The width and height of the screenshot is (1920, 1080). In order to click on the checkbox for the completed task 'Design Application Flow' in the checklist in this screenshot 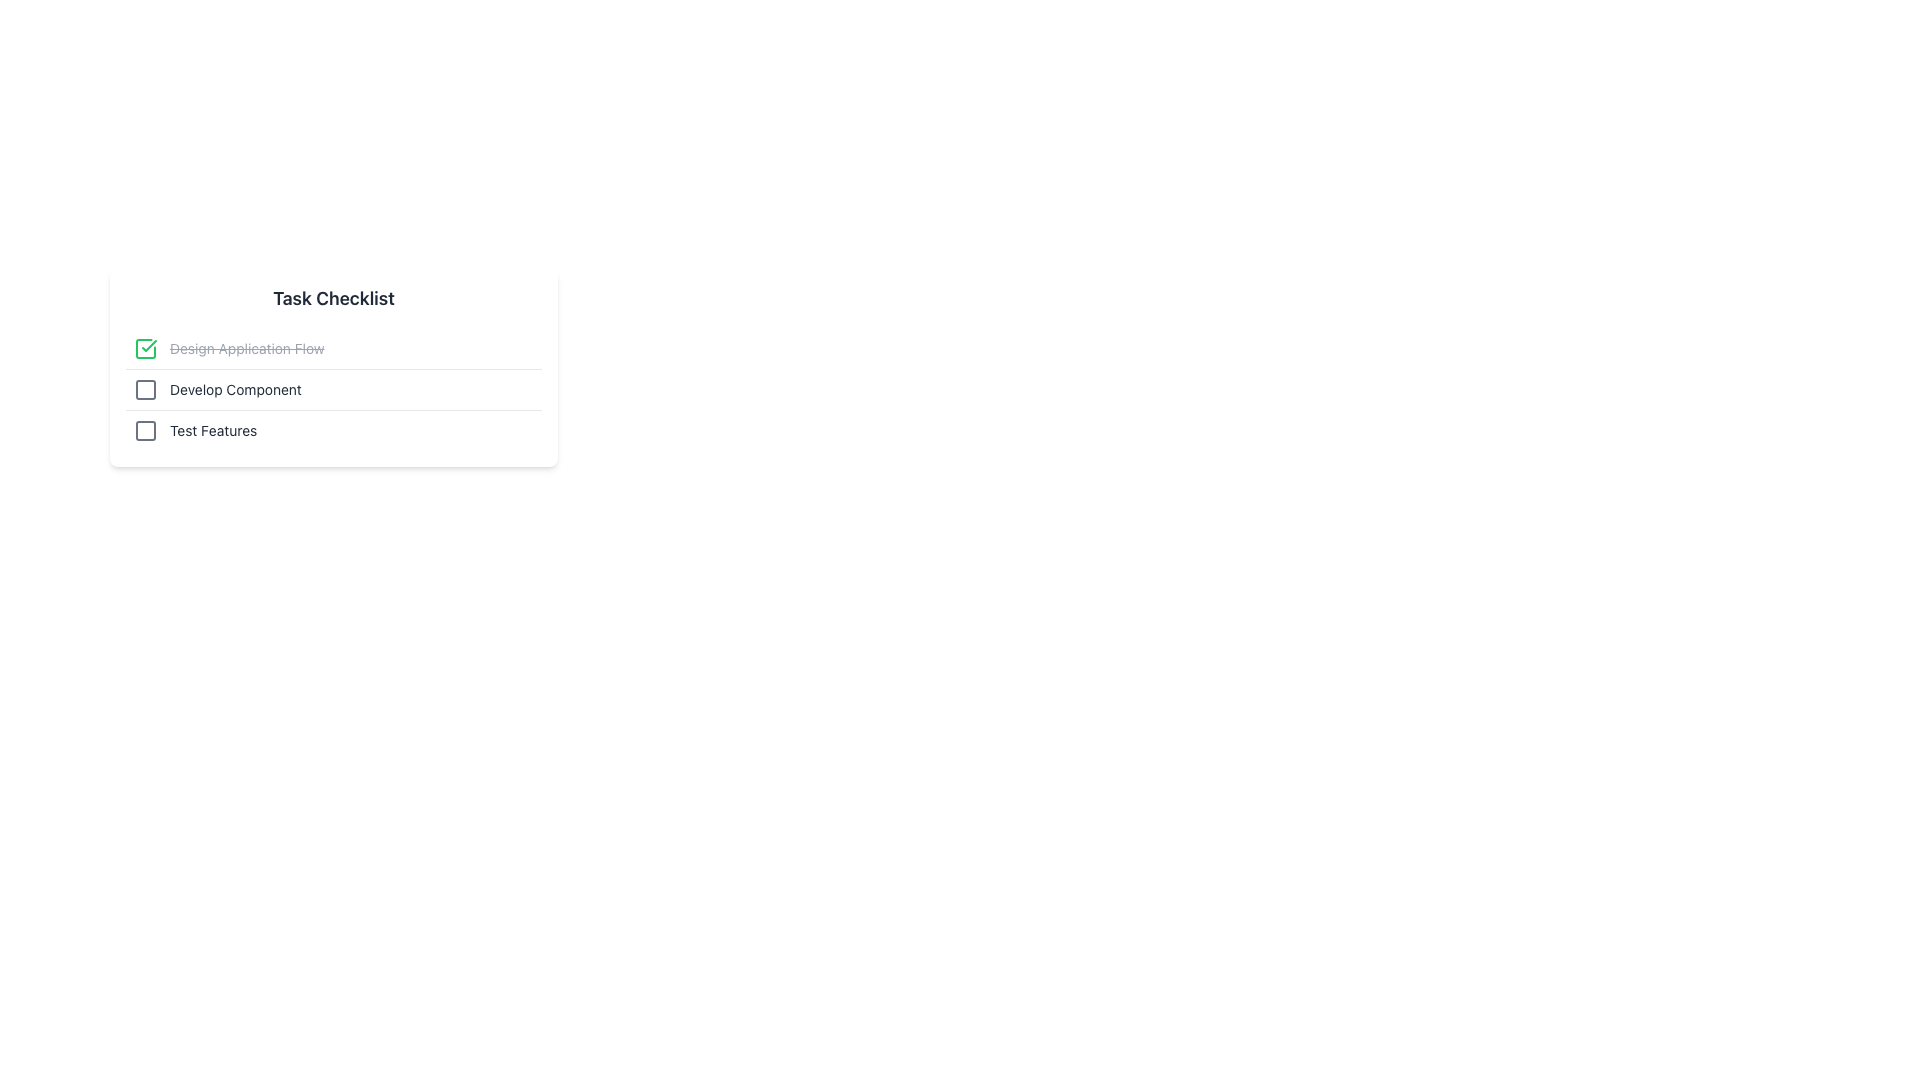, I will do `click(334, 347)`.